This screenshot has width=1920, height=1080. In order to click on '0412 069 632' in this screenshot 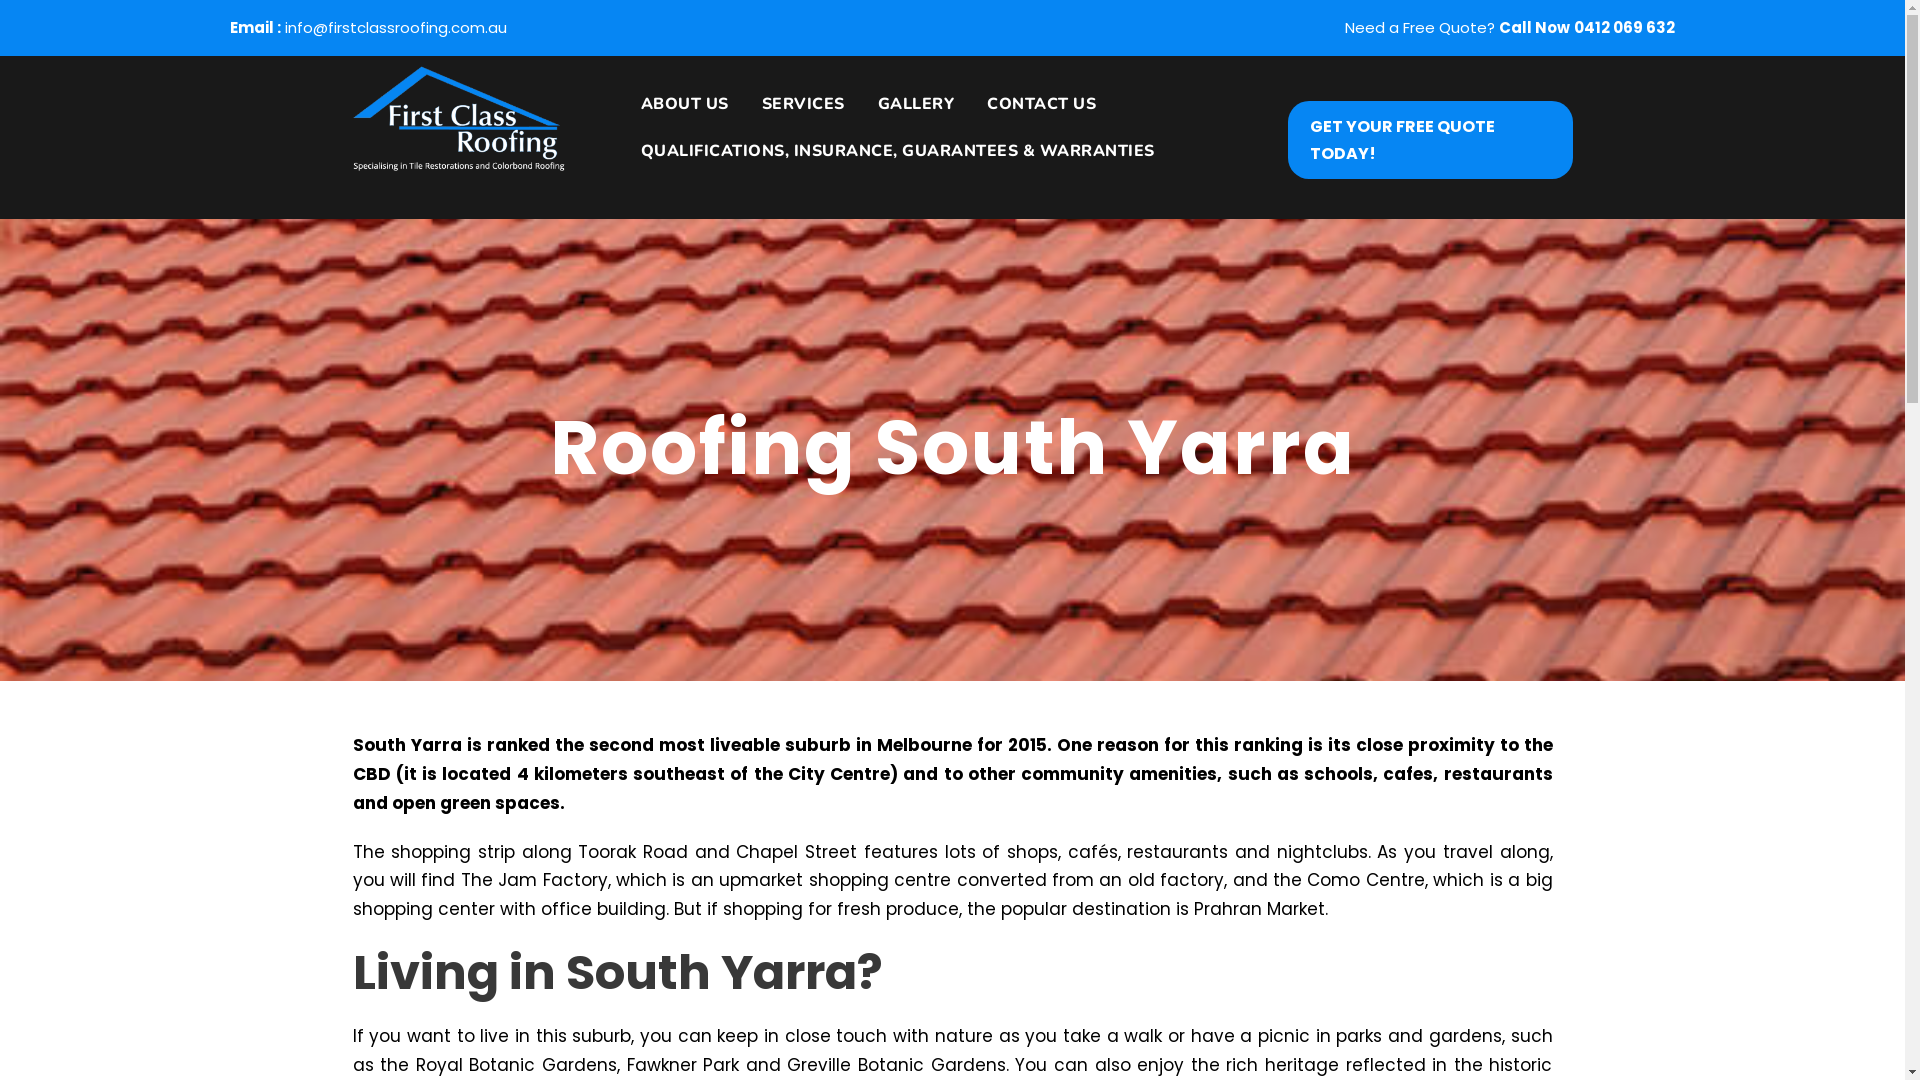, I will do `click(1624, 27)`.